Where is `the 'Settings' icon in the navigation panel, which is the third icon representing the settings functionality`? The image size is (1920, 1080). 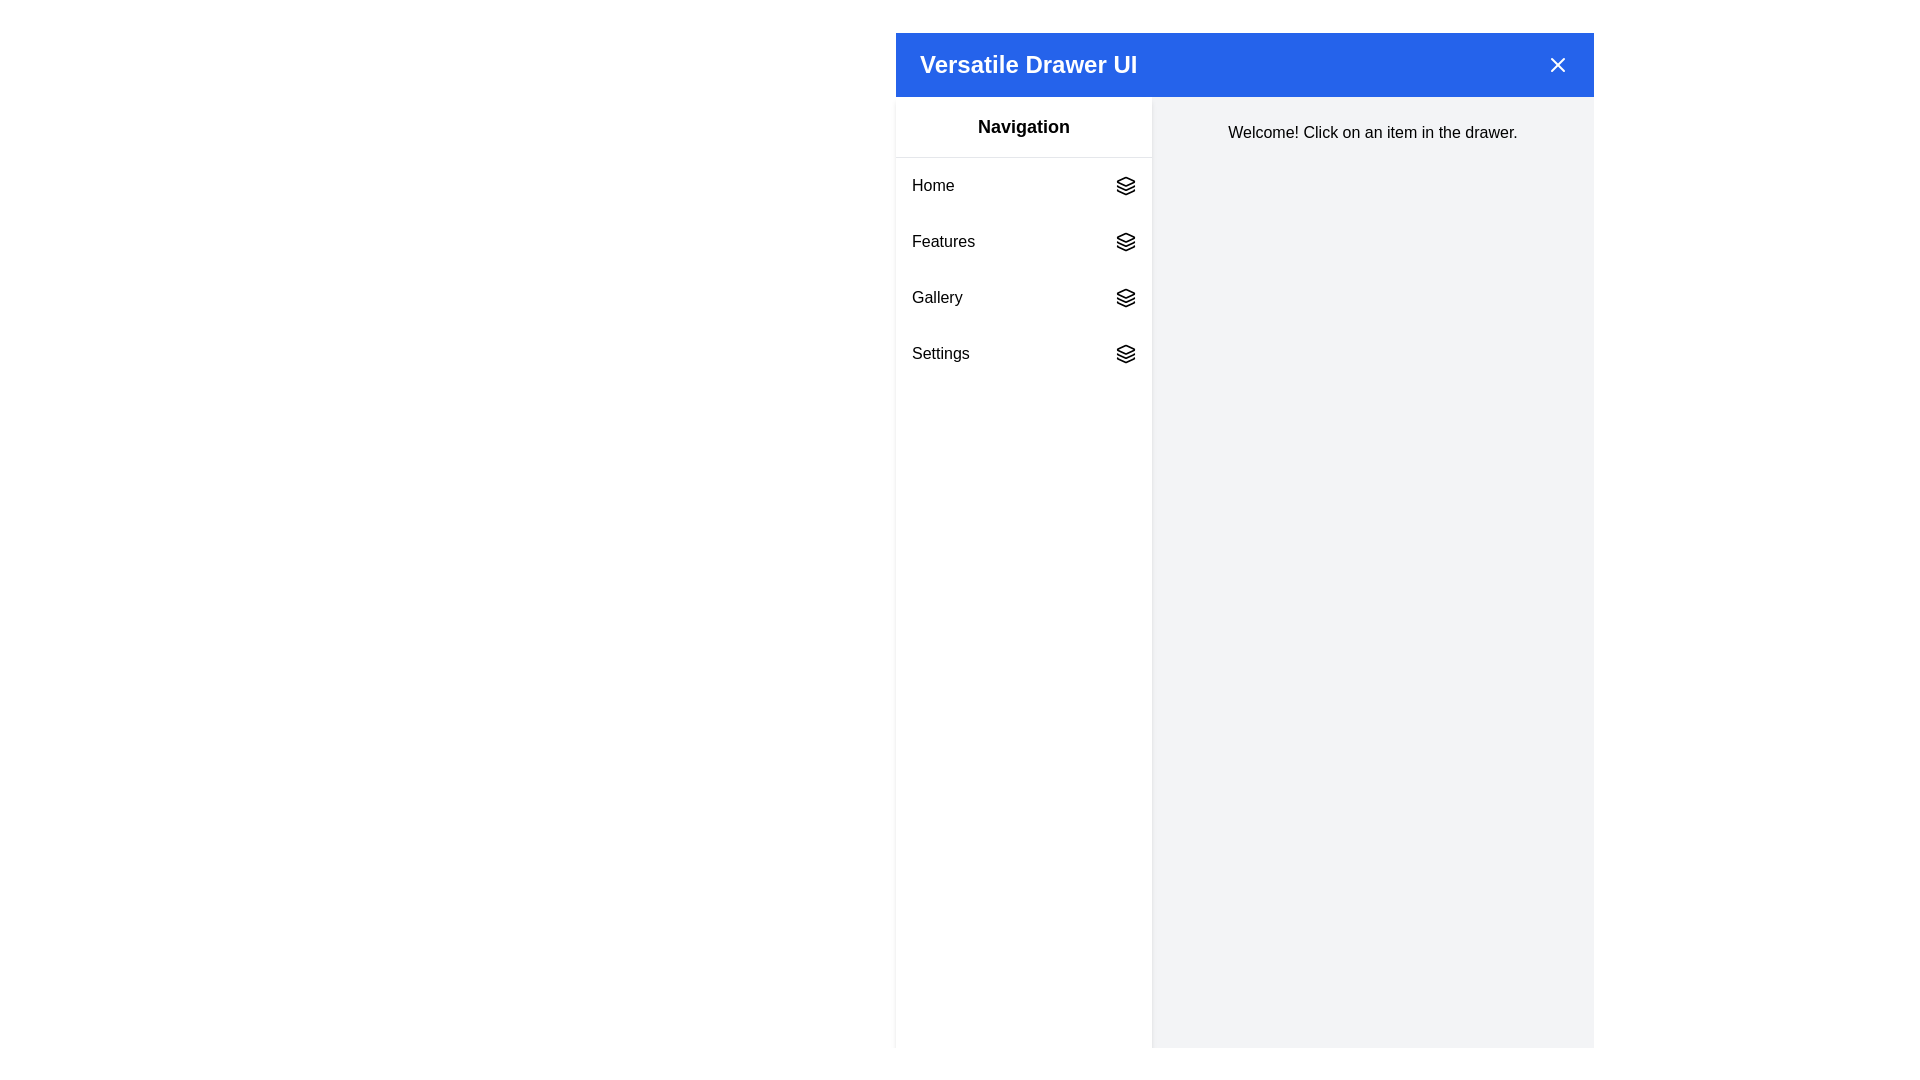 the 'Settings' icon in the navigation panel, which is the third icon representing the settings functionality is located at coordinates (1126, 358).